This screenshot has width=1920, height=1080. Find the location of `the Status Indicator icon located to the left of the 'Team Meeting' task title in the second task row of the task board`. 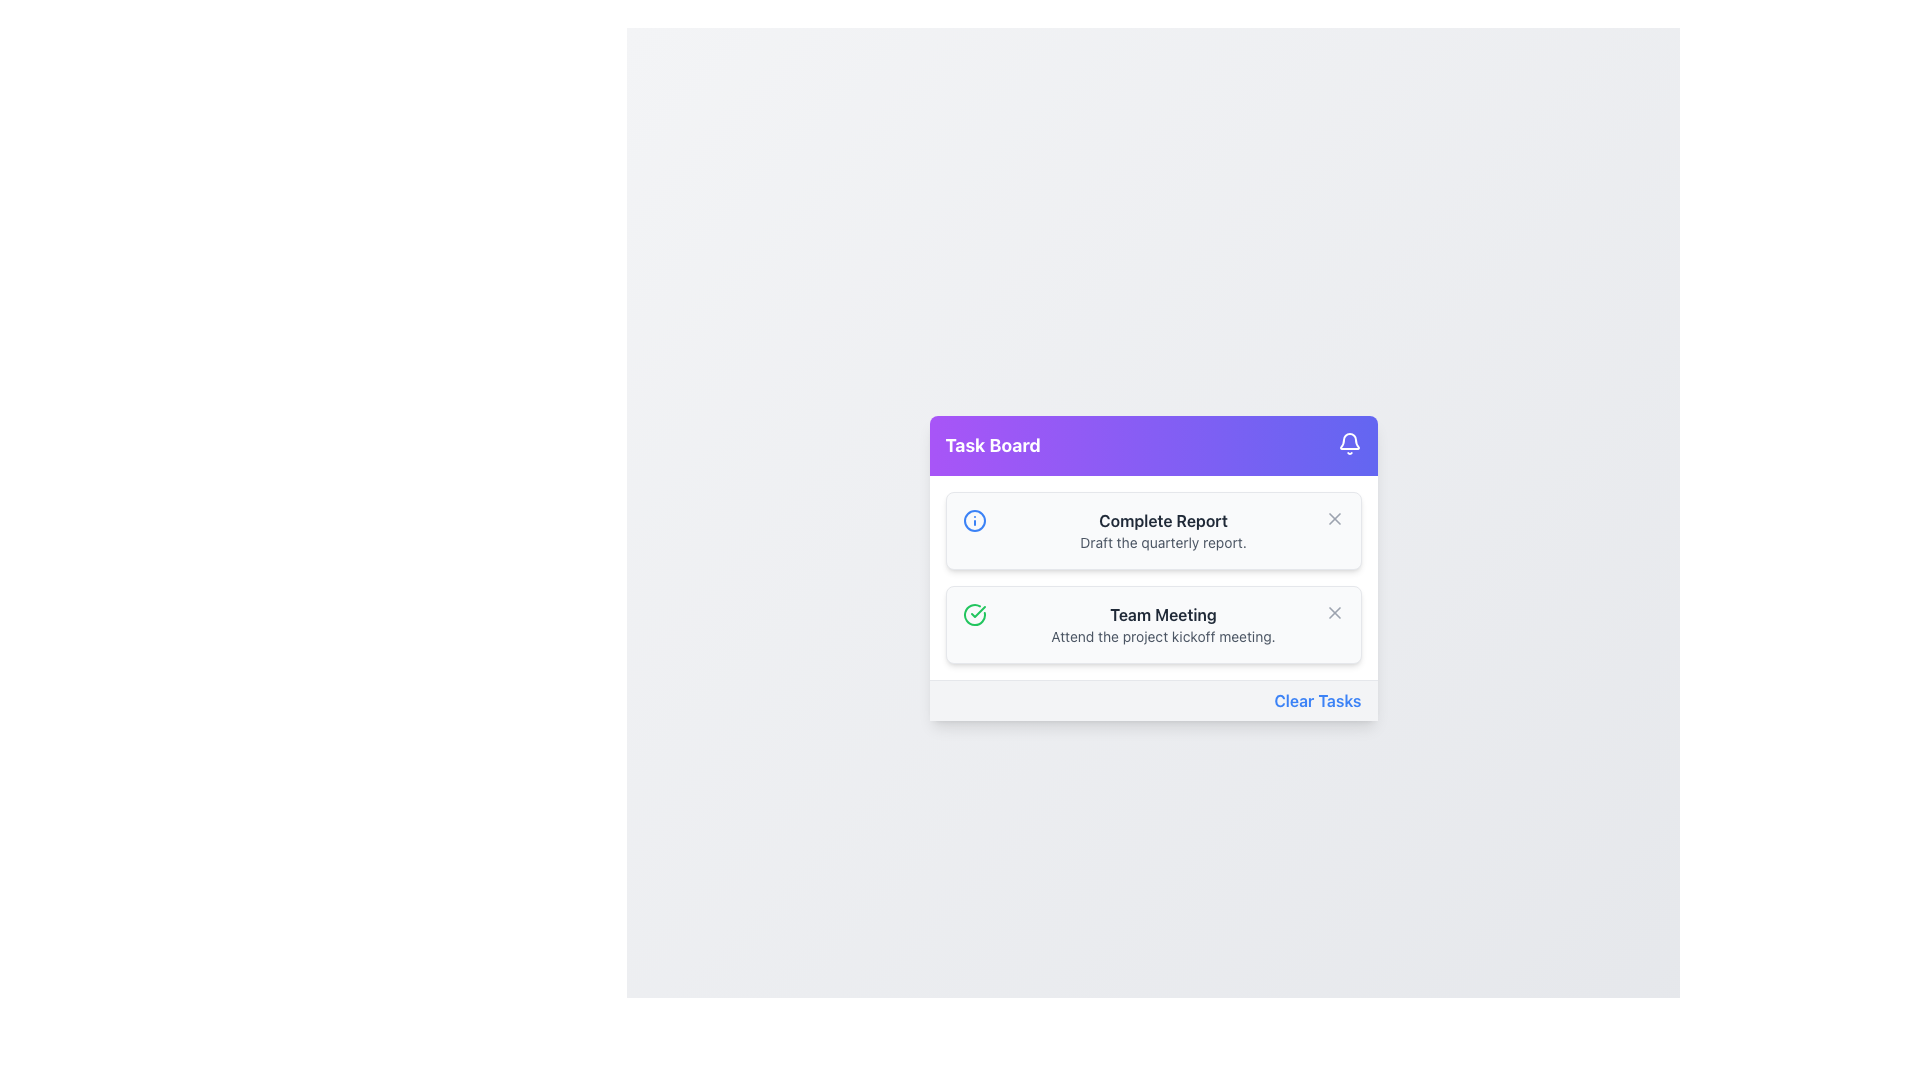

the Status Indicator icon located to the left of the 'Team Meeting' task title in the second task row of the task board is located at coordinates (974, 613).